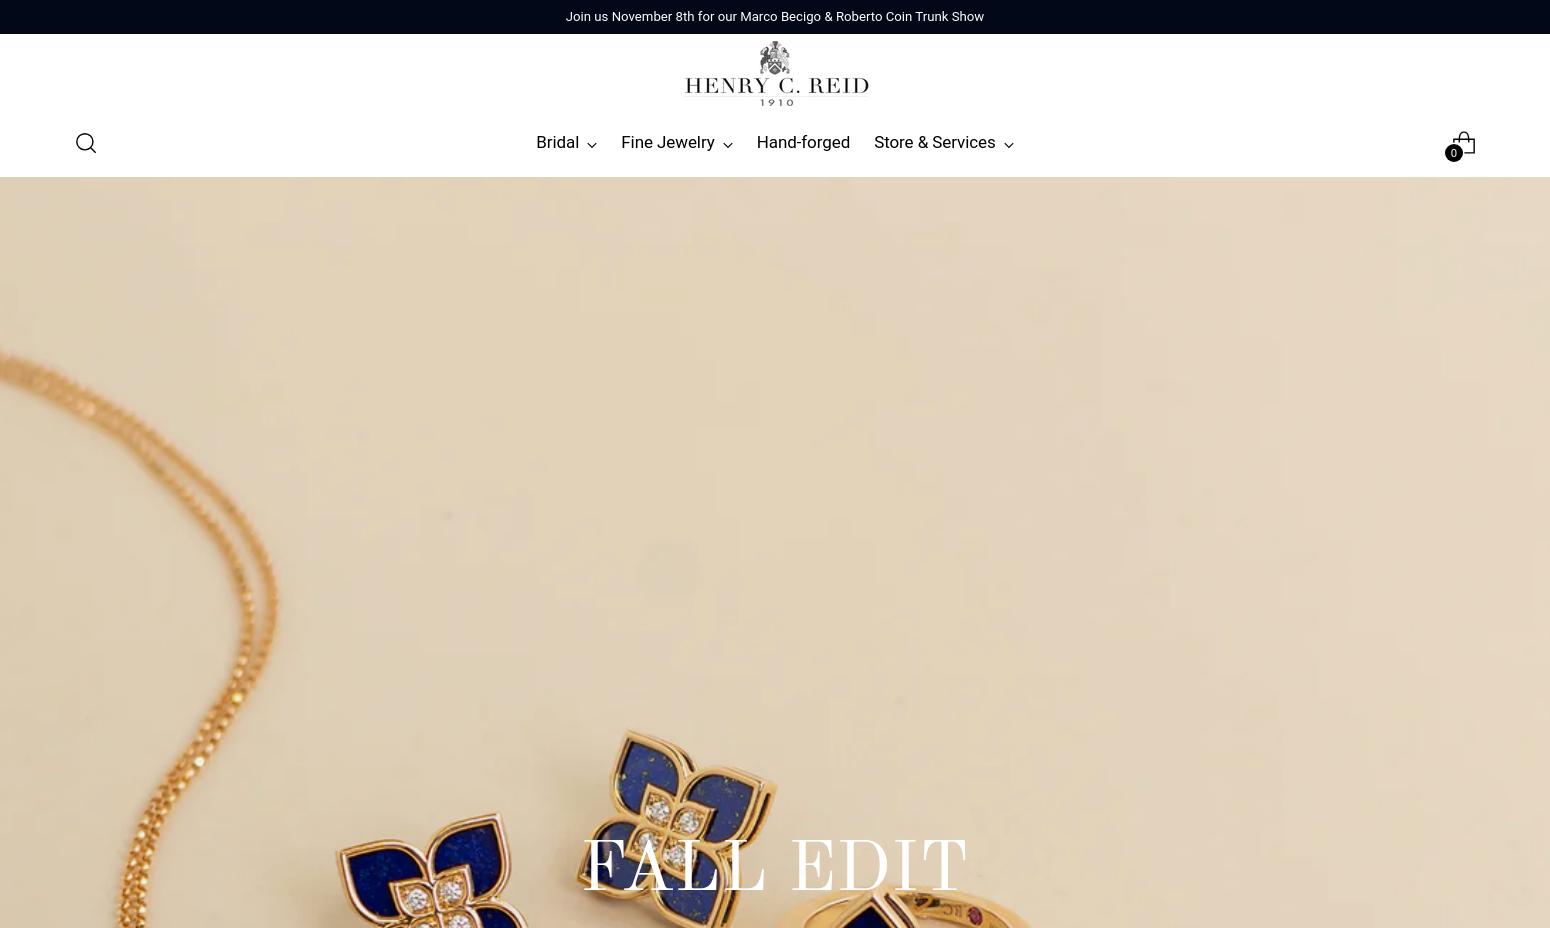 The height and width of the screenshot is (928, 1550). I want to click on '0', so click(1452, 153).